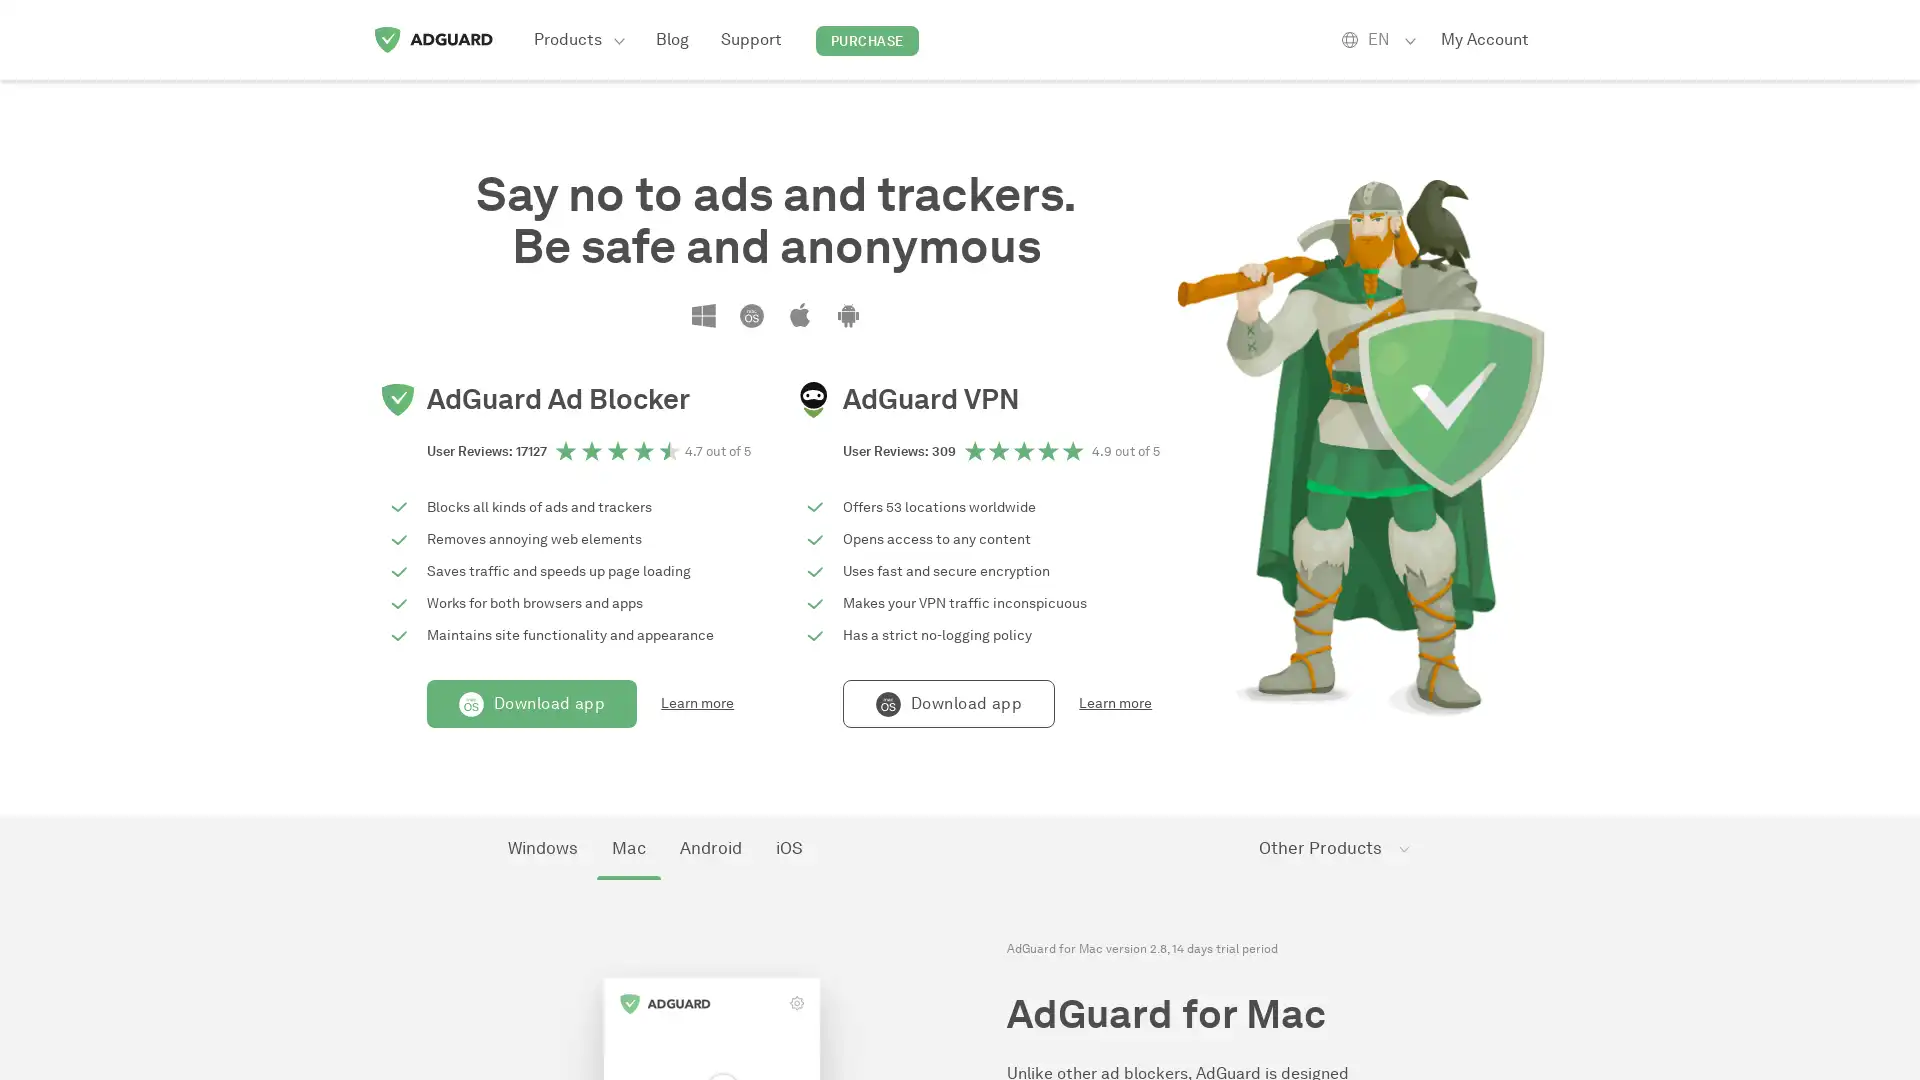 This screenshot has height=1080, width=1920. What do you see at coordinates (627, 848) in the screenshot?
I see `Mac` at bounding box center [627, 848].